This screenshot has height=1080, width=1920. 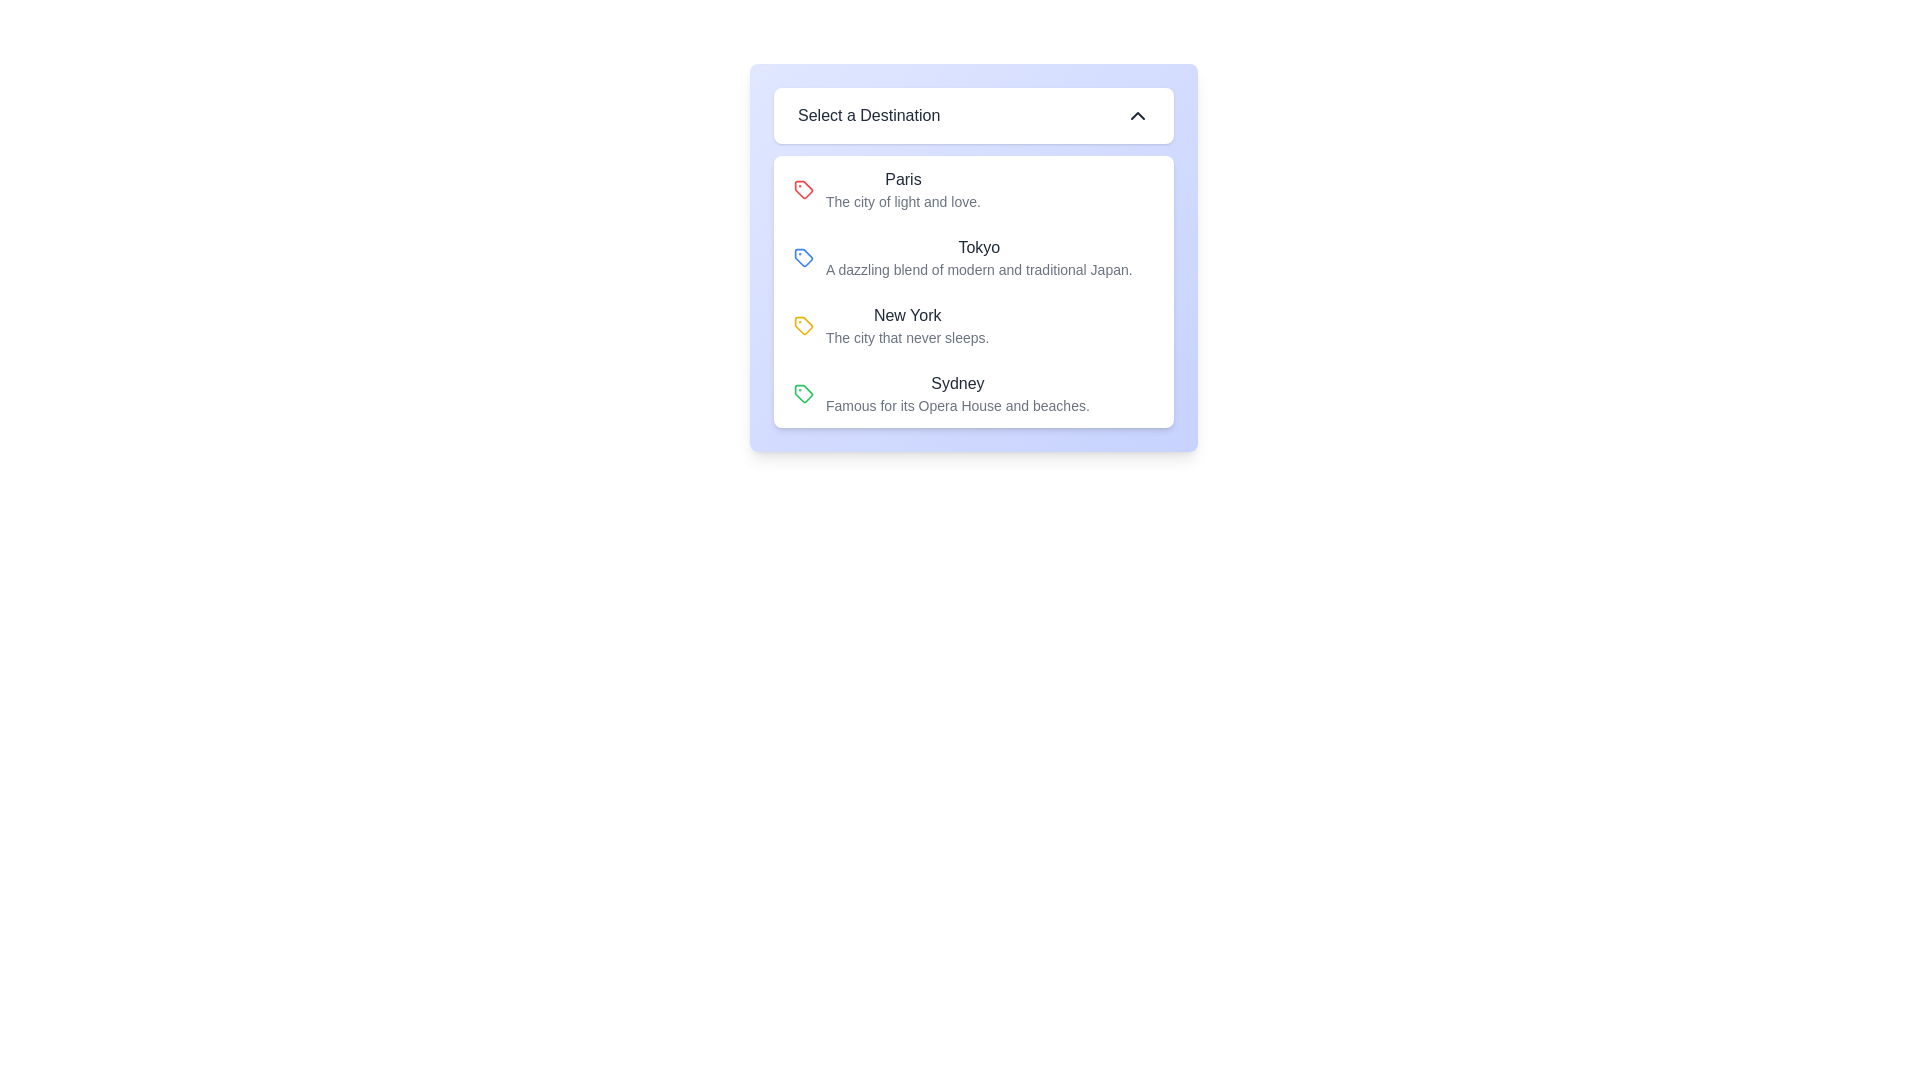 I want to click on the selectable entry for 'New York' in the dropdown menu titled 'Select a Destination', so click(x=974, y=292).